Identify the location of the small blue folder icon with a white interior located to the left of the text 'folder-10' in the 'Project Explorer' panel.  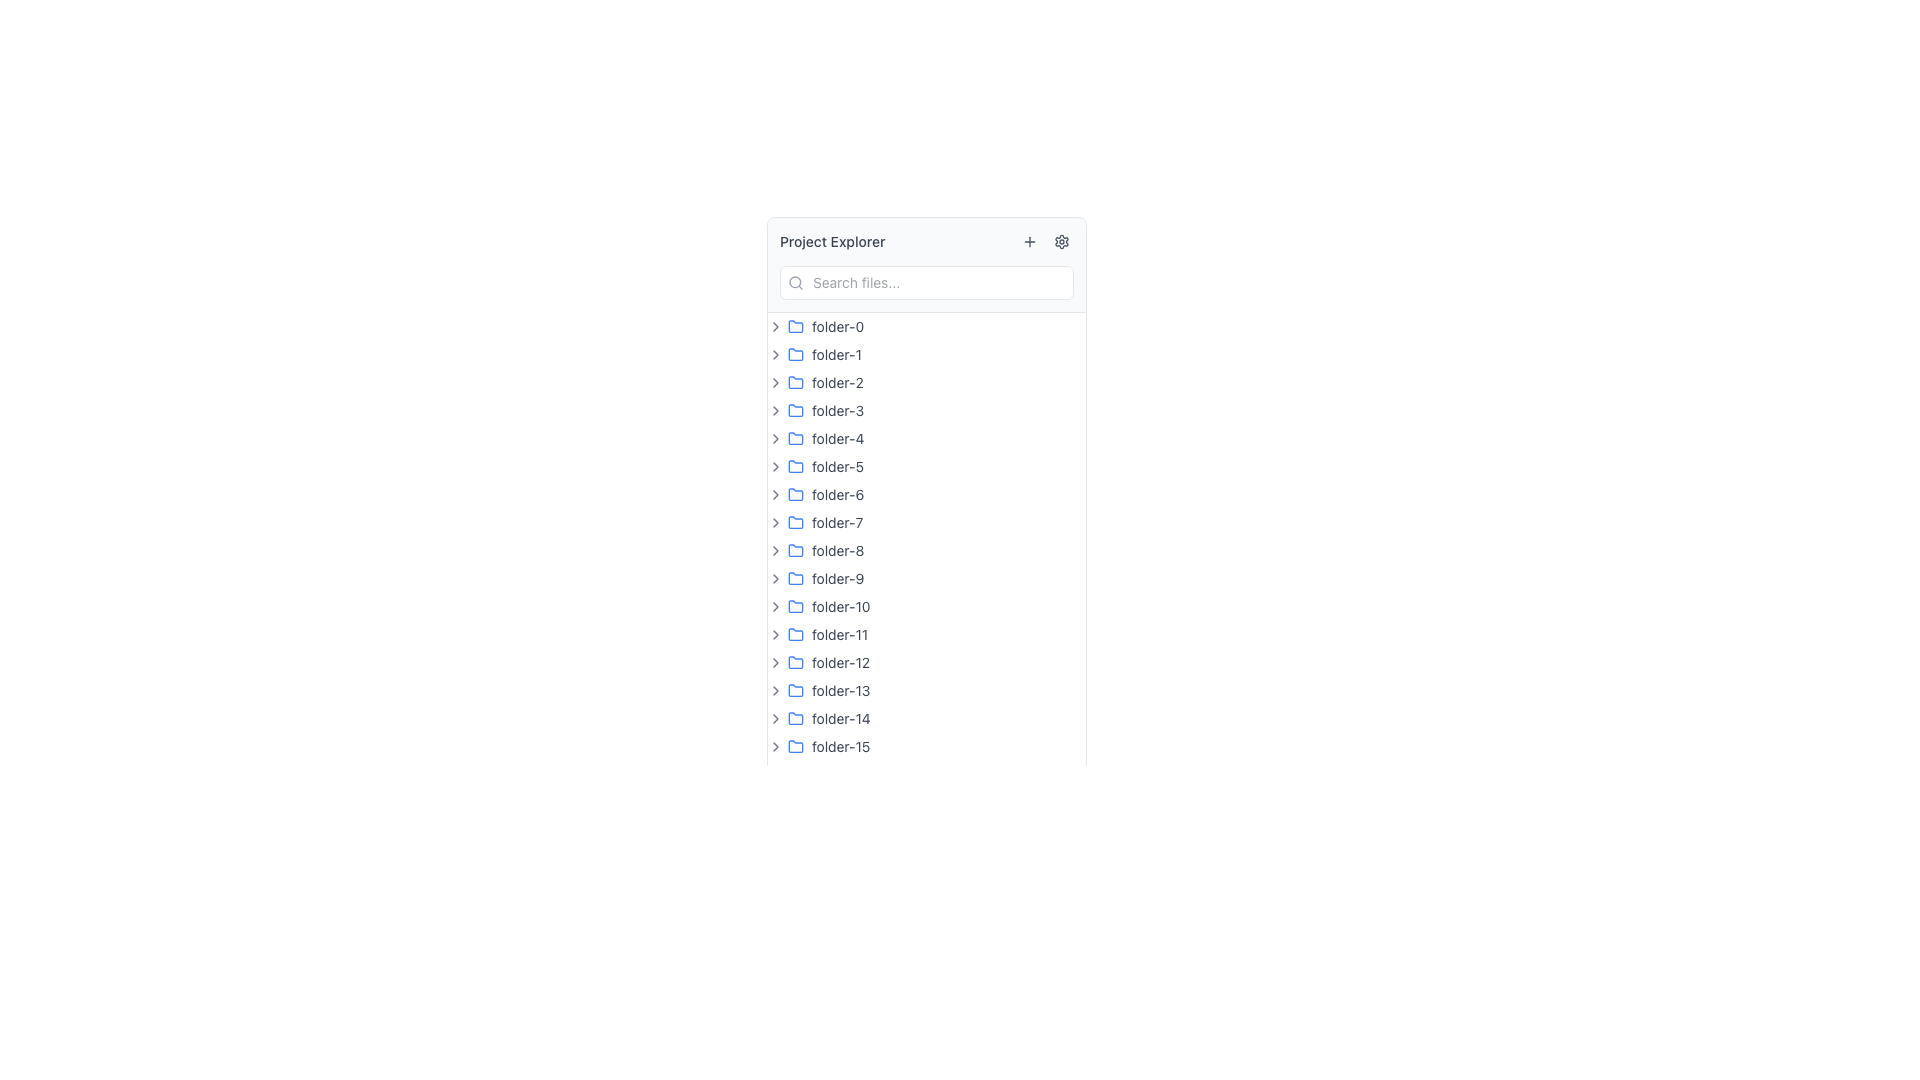
(795, 604).